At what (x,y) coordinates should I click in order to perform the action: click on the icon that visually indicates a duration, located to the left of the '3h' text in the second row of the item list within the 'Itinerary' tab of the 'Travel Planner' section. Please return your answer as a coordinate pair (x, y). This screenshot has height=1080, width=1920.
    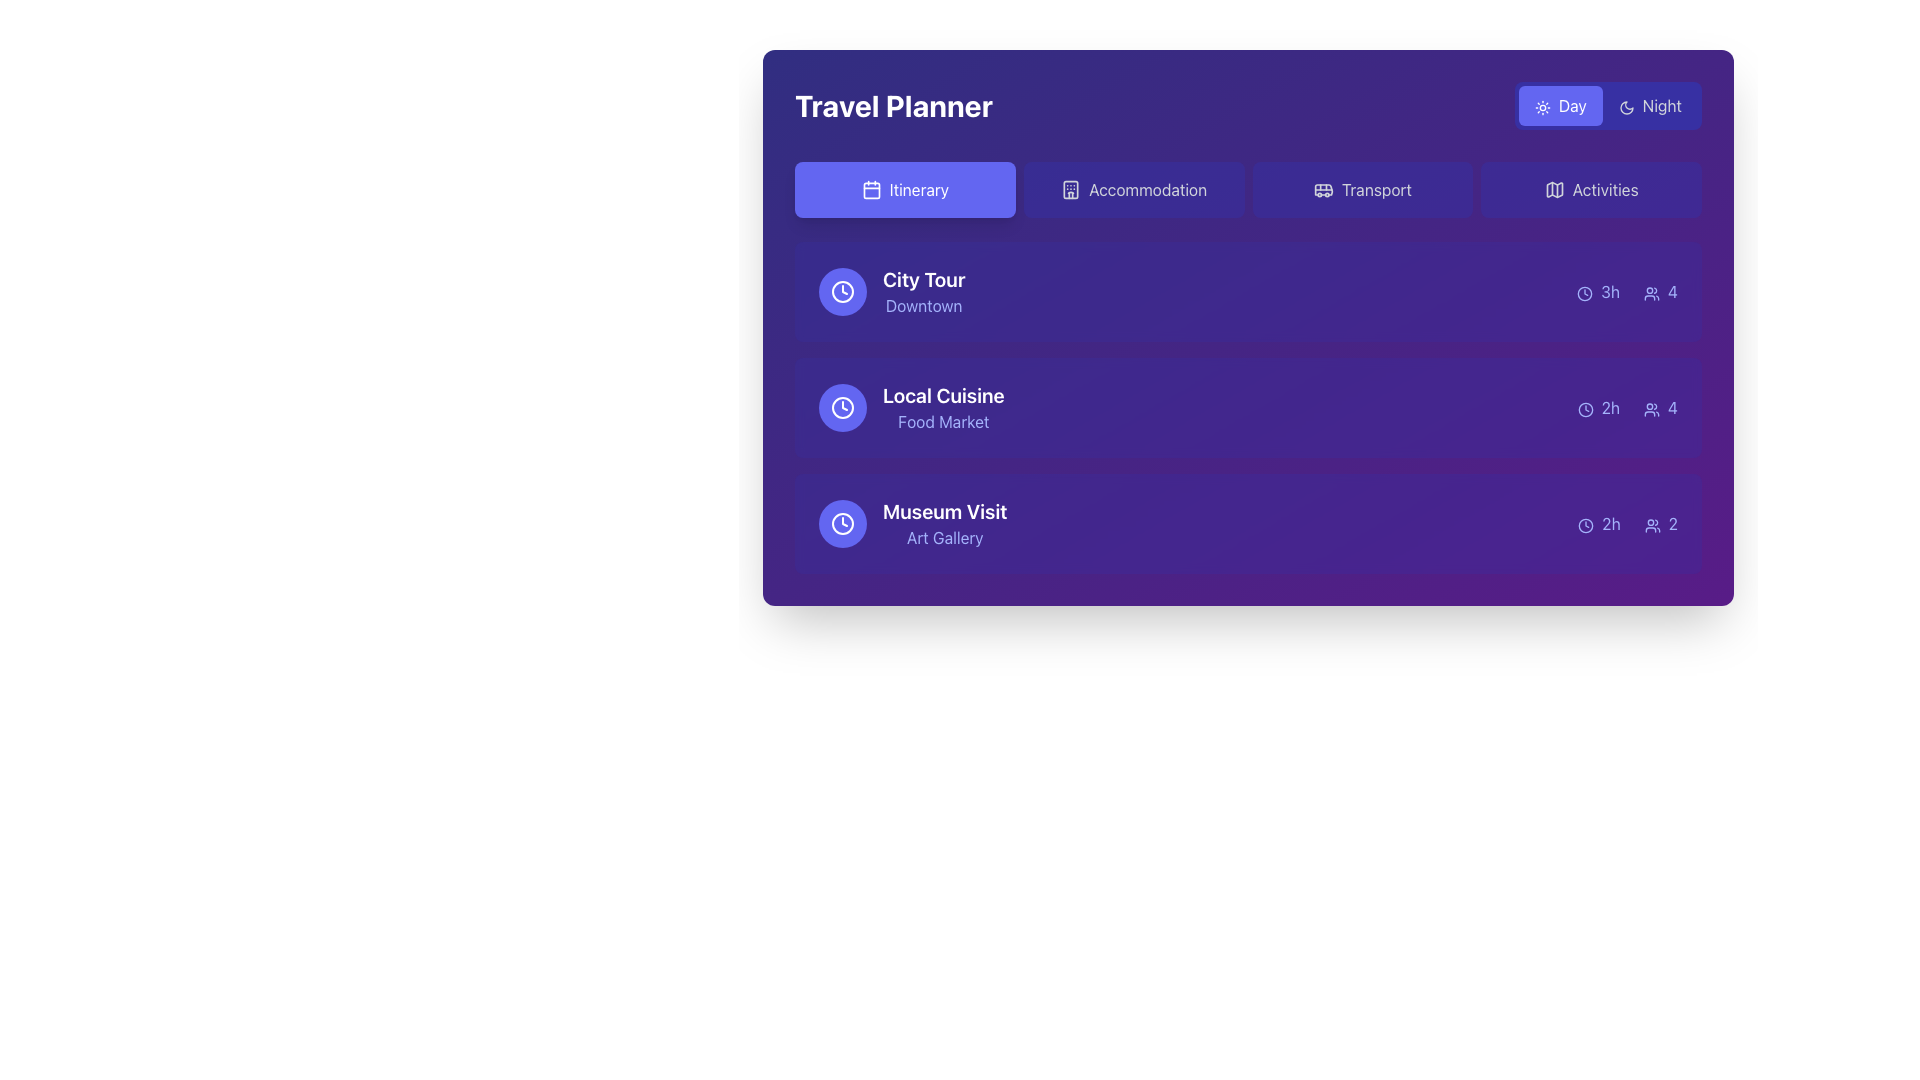
    Looking at the image, I should click on (1584, 293).